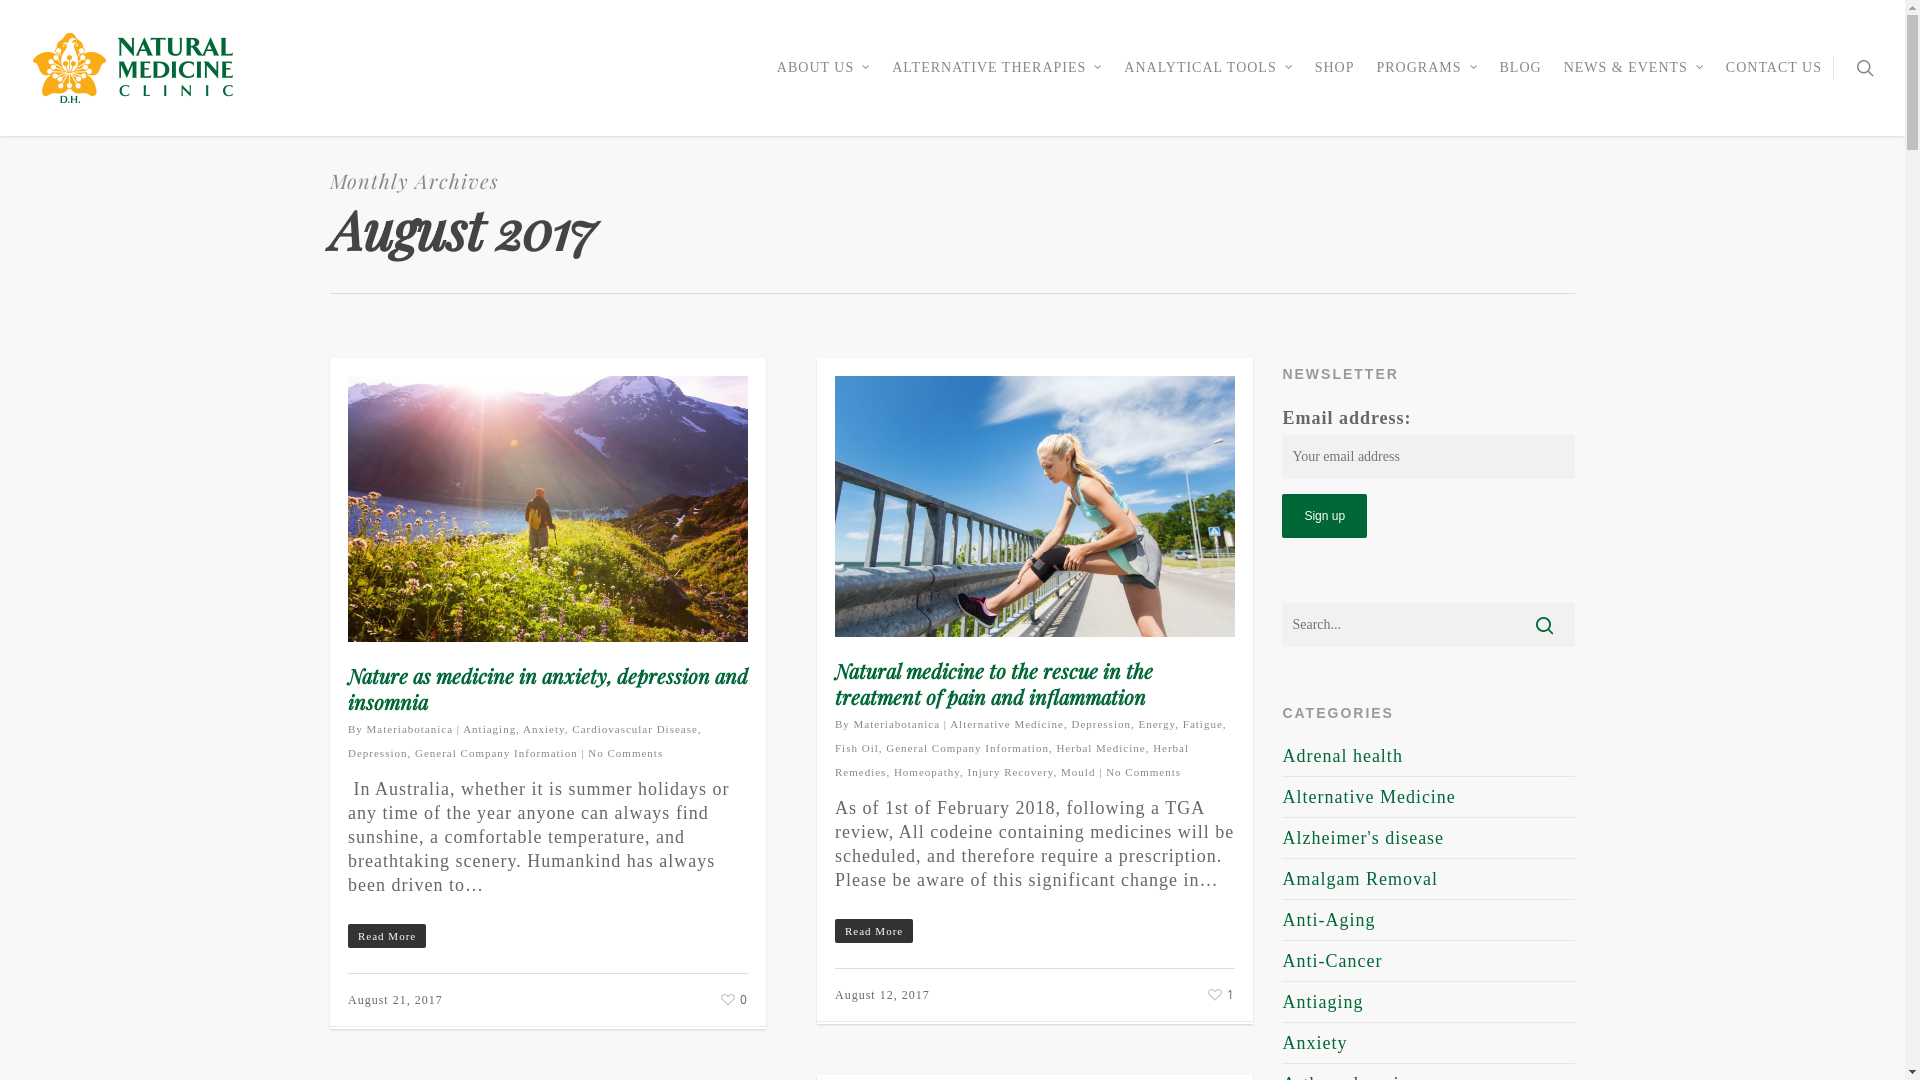 The height and width of the screenshot is (1080, 1920). What do you see at coordinates (731, 997) in the screenshot?
I see `'0'` at bounding box center [731, 997].